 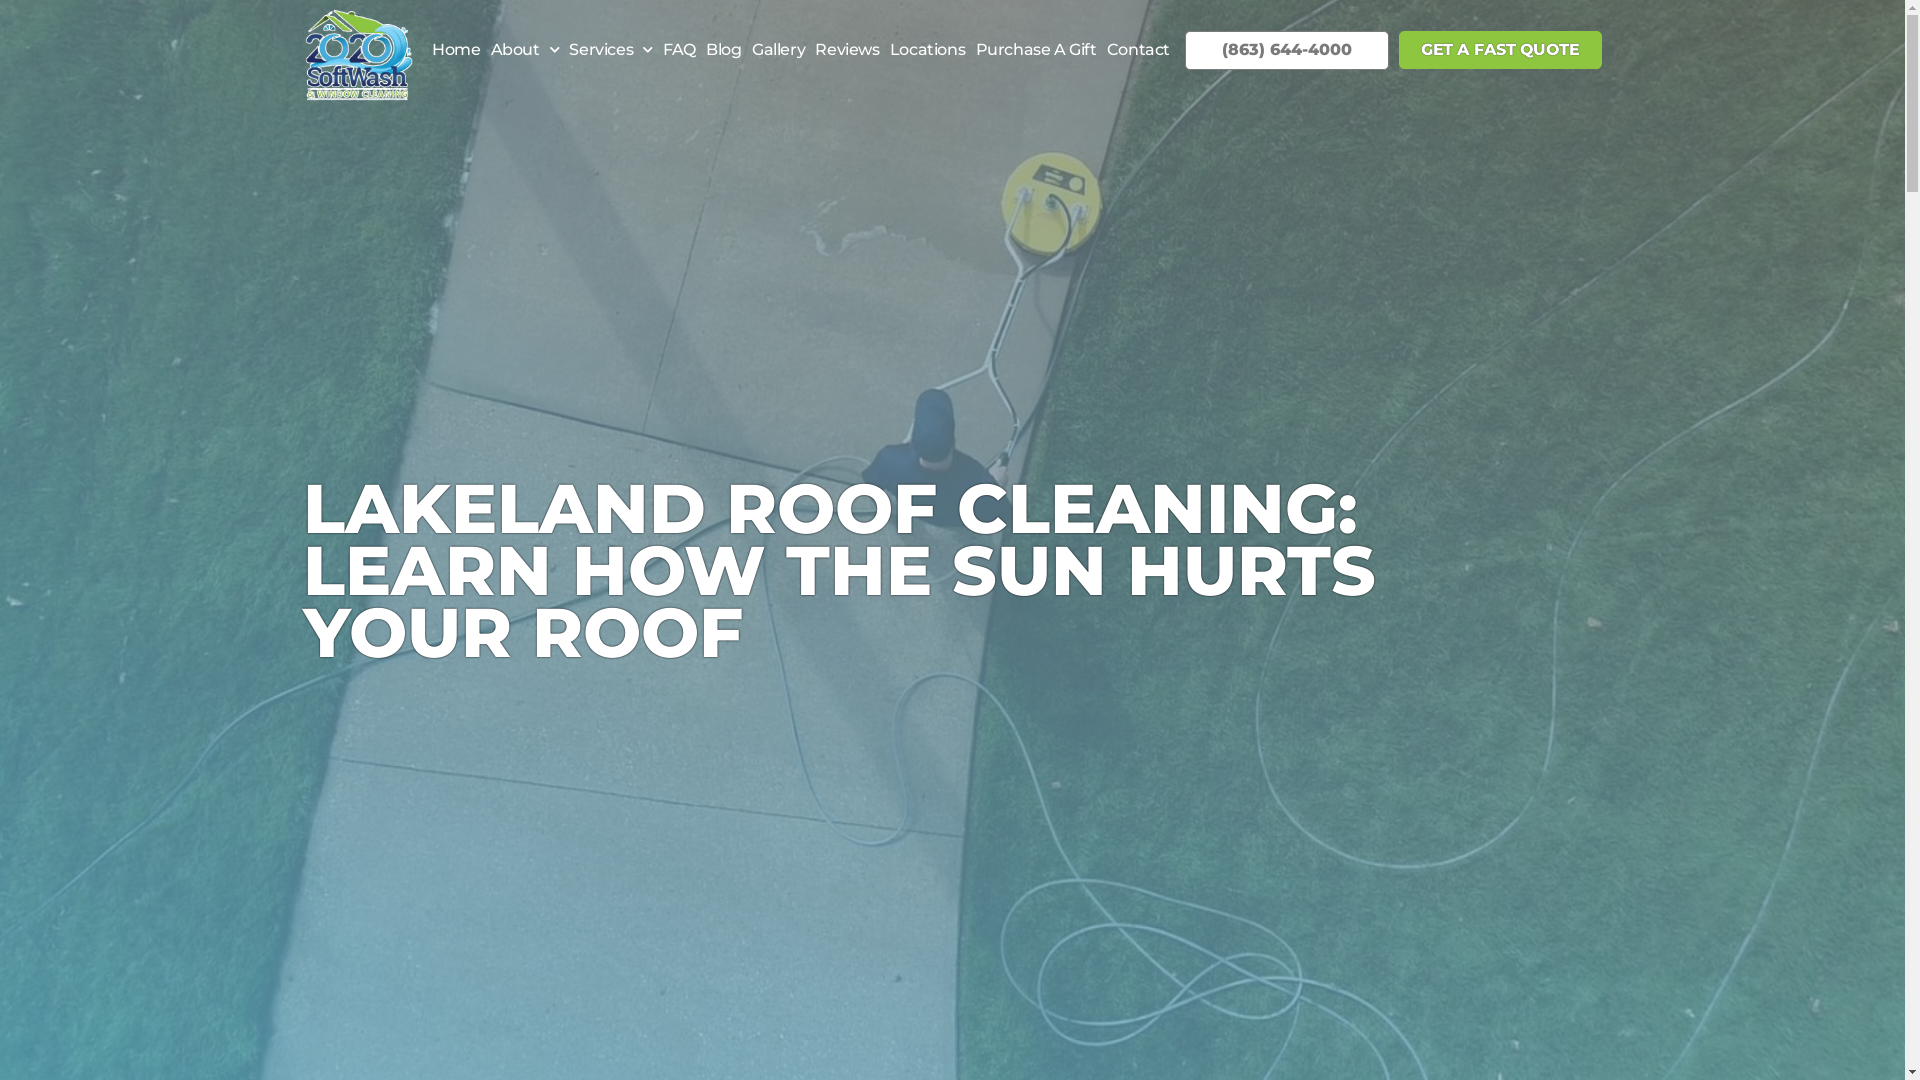 What do you see at coordinates (609, 49) in the screenshot?
I see `'Services'` at bounding box center [609, 49].